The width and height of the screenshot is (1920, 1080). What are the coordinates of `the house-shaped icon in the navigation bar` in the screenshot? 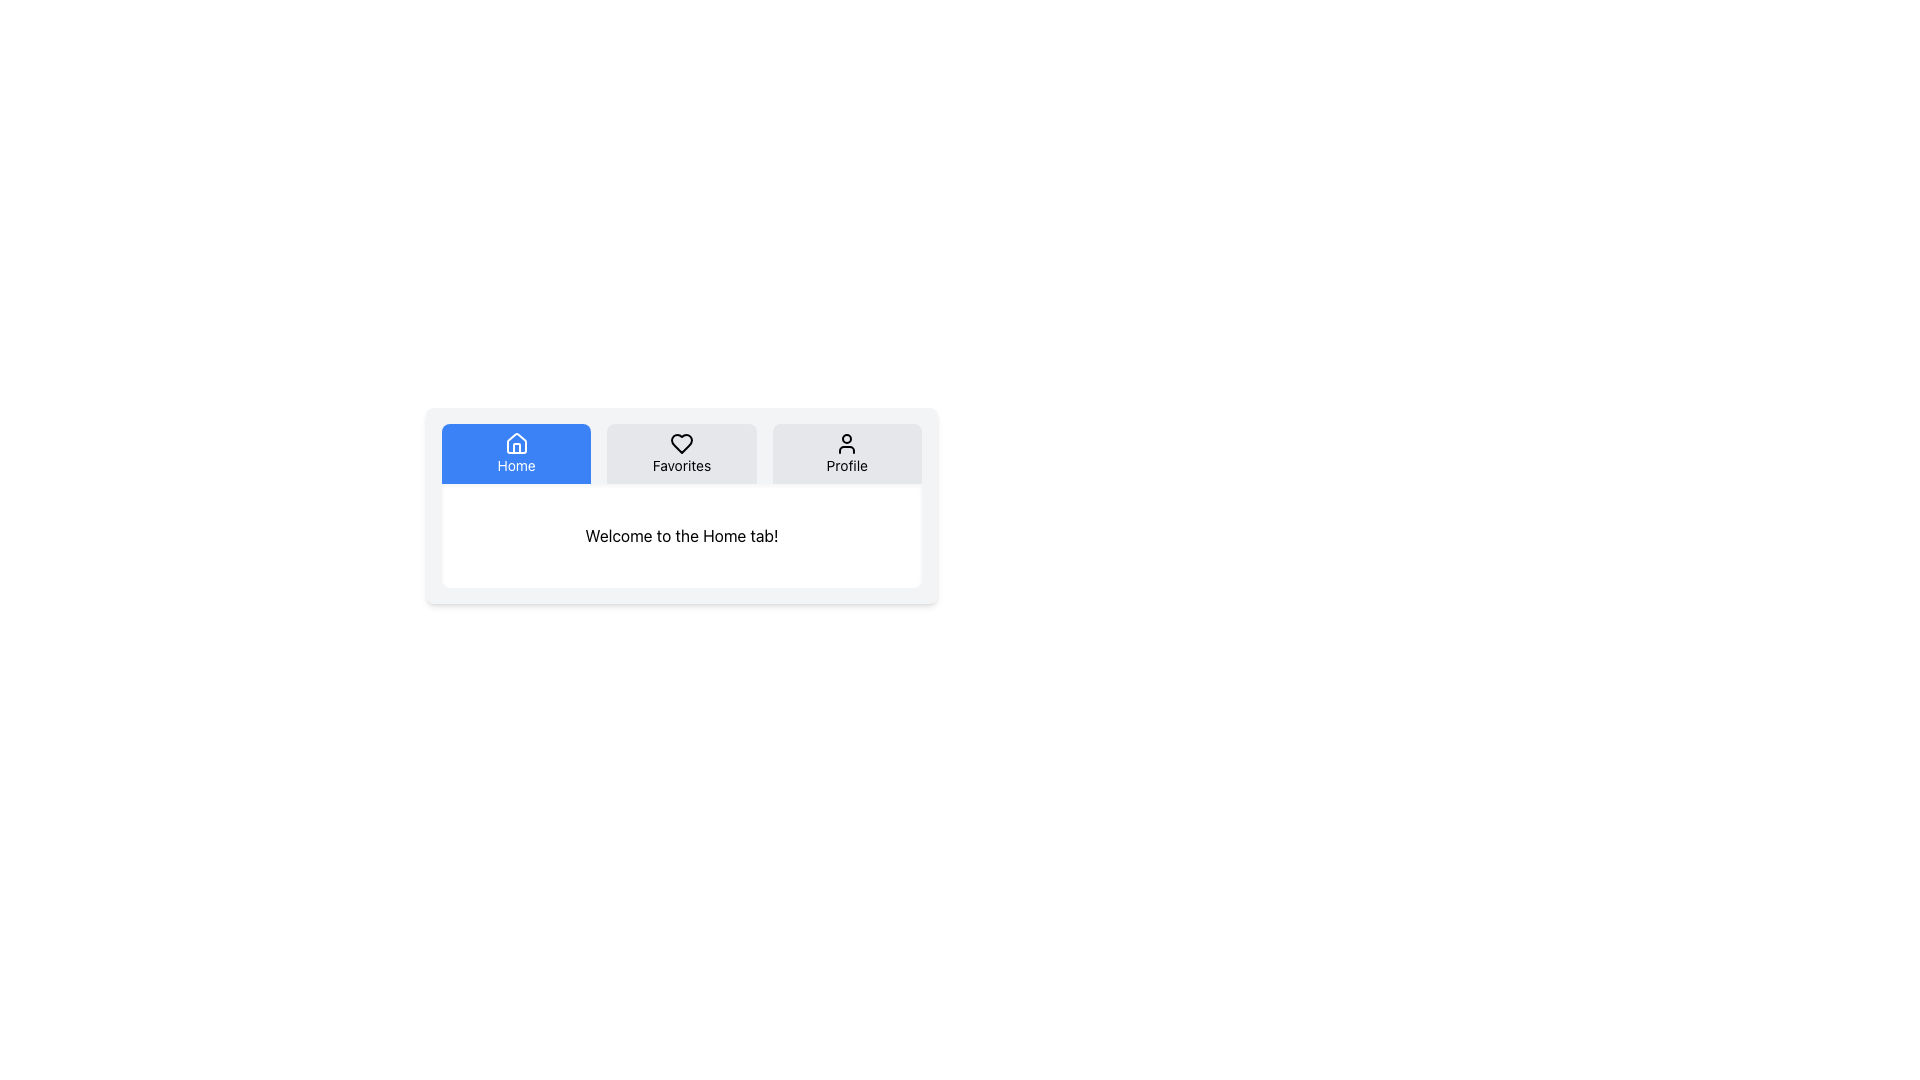 It's located at (516, 442).